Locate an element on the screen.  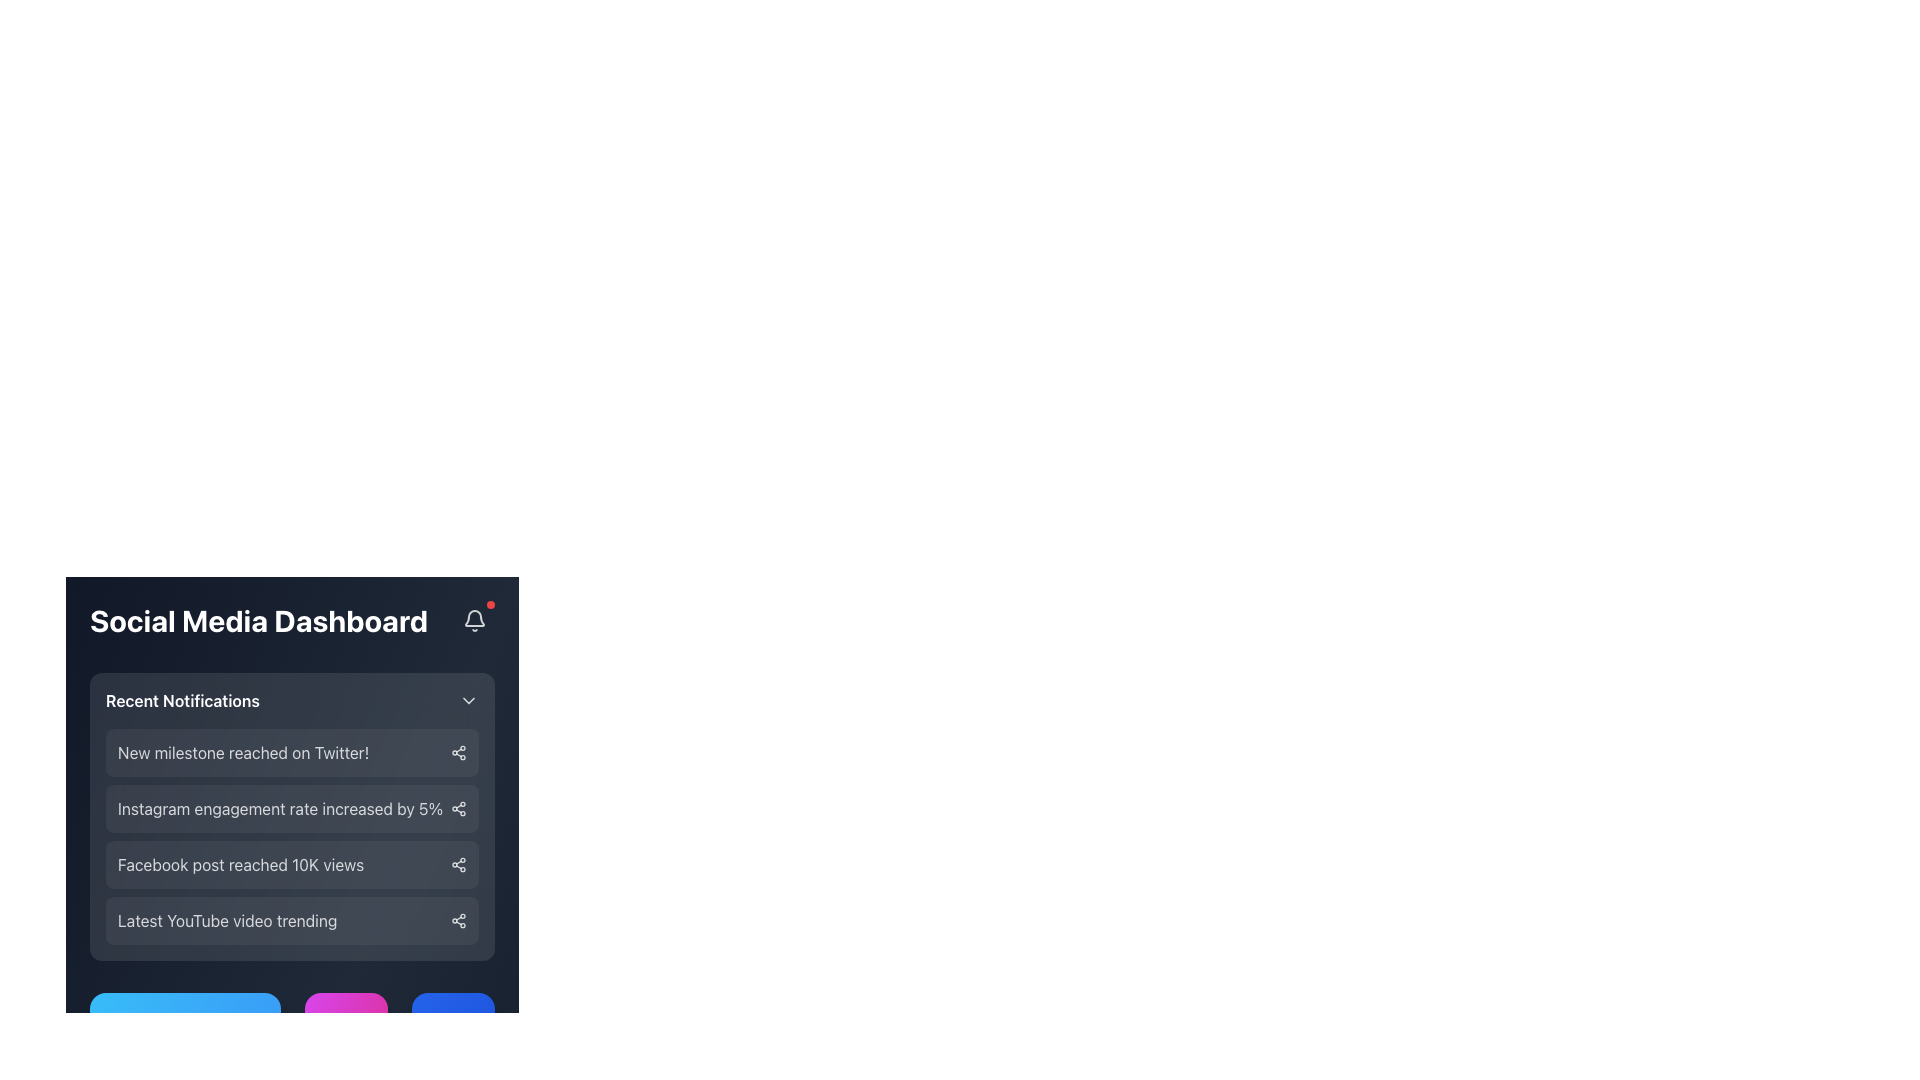
the first notification item in the 'Recent Notifications' section of the 'Social Media Dashboard' which indicates a recent achievement or event related to Twitter is located at coordinates (291, 752).